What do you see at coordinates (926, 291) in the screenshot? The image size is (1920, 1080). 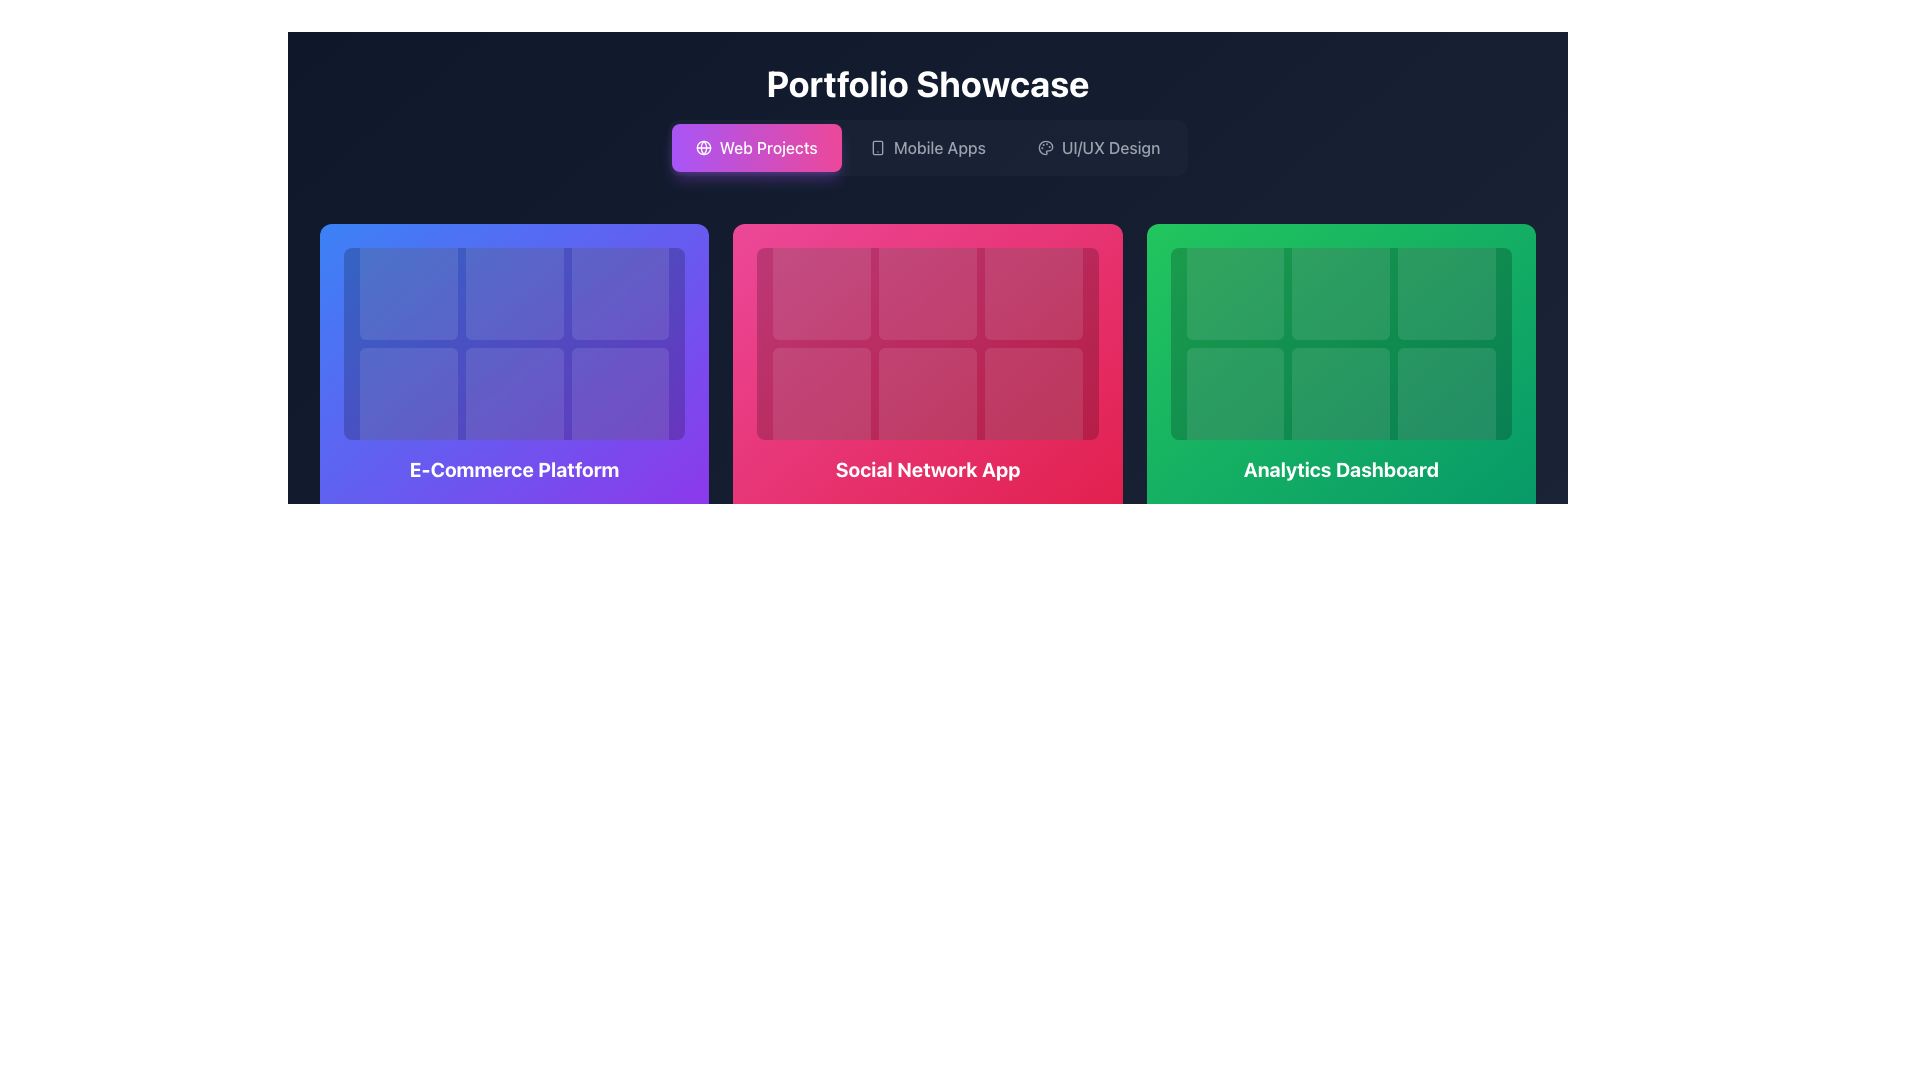 I see `the Tile element located in the first row and second column of the 3x2 grid within the 'Social Network App' card` at bounding box center [926, 291].